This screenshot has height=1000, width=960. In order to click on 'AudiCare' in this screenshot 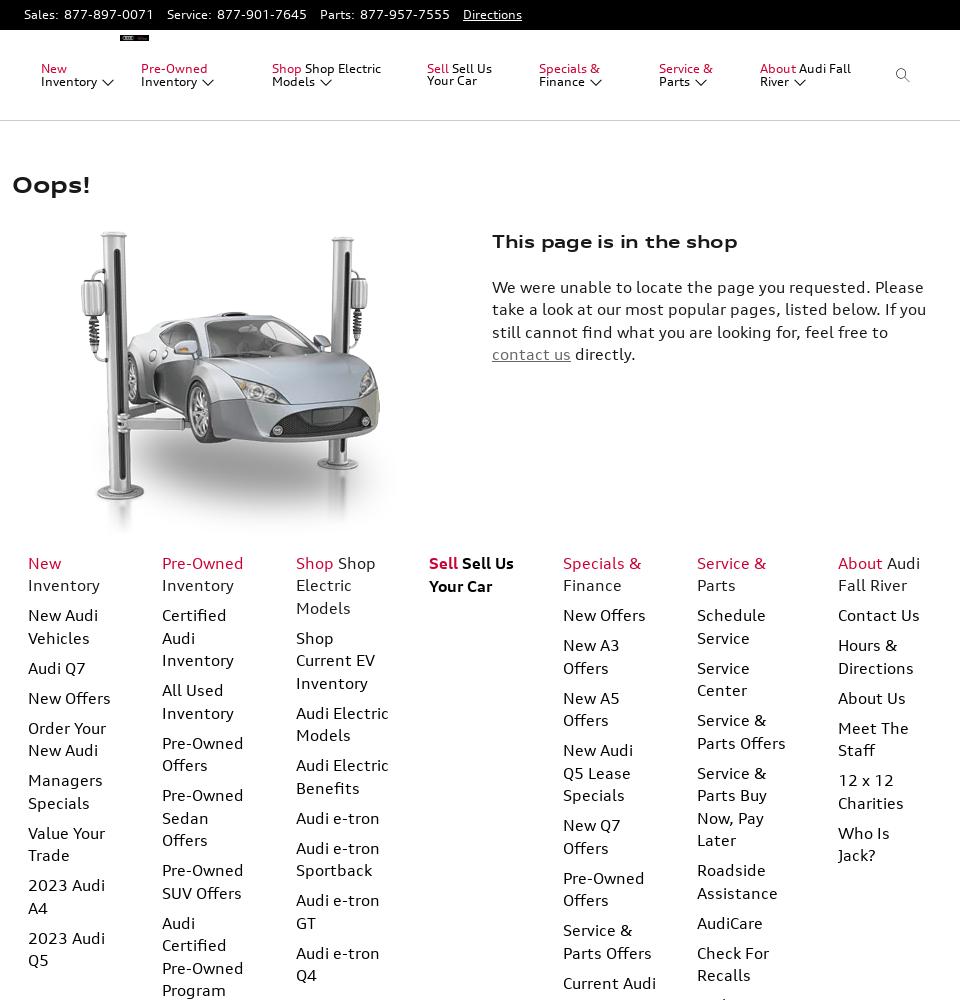, I will do `click(696, 922)`.